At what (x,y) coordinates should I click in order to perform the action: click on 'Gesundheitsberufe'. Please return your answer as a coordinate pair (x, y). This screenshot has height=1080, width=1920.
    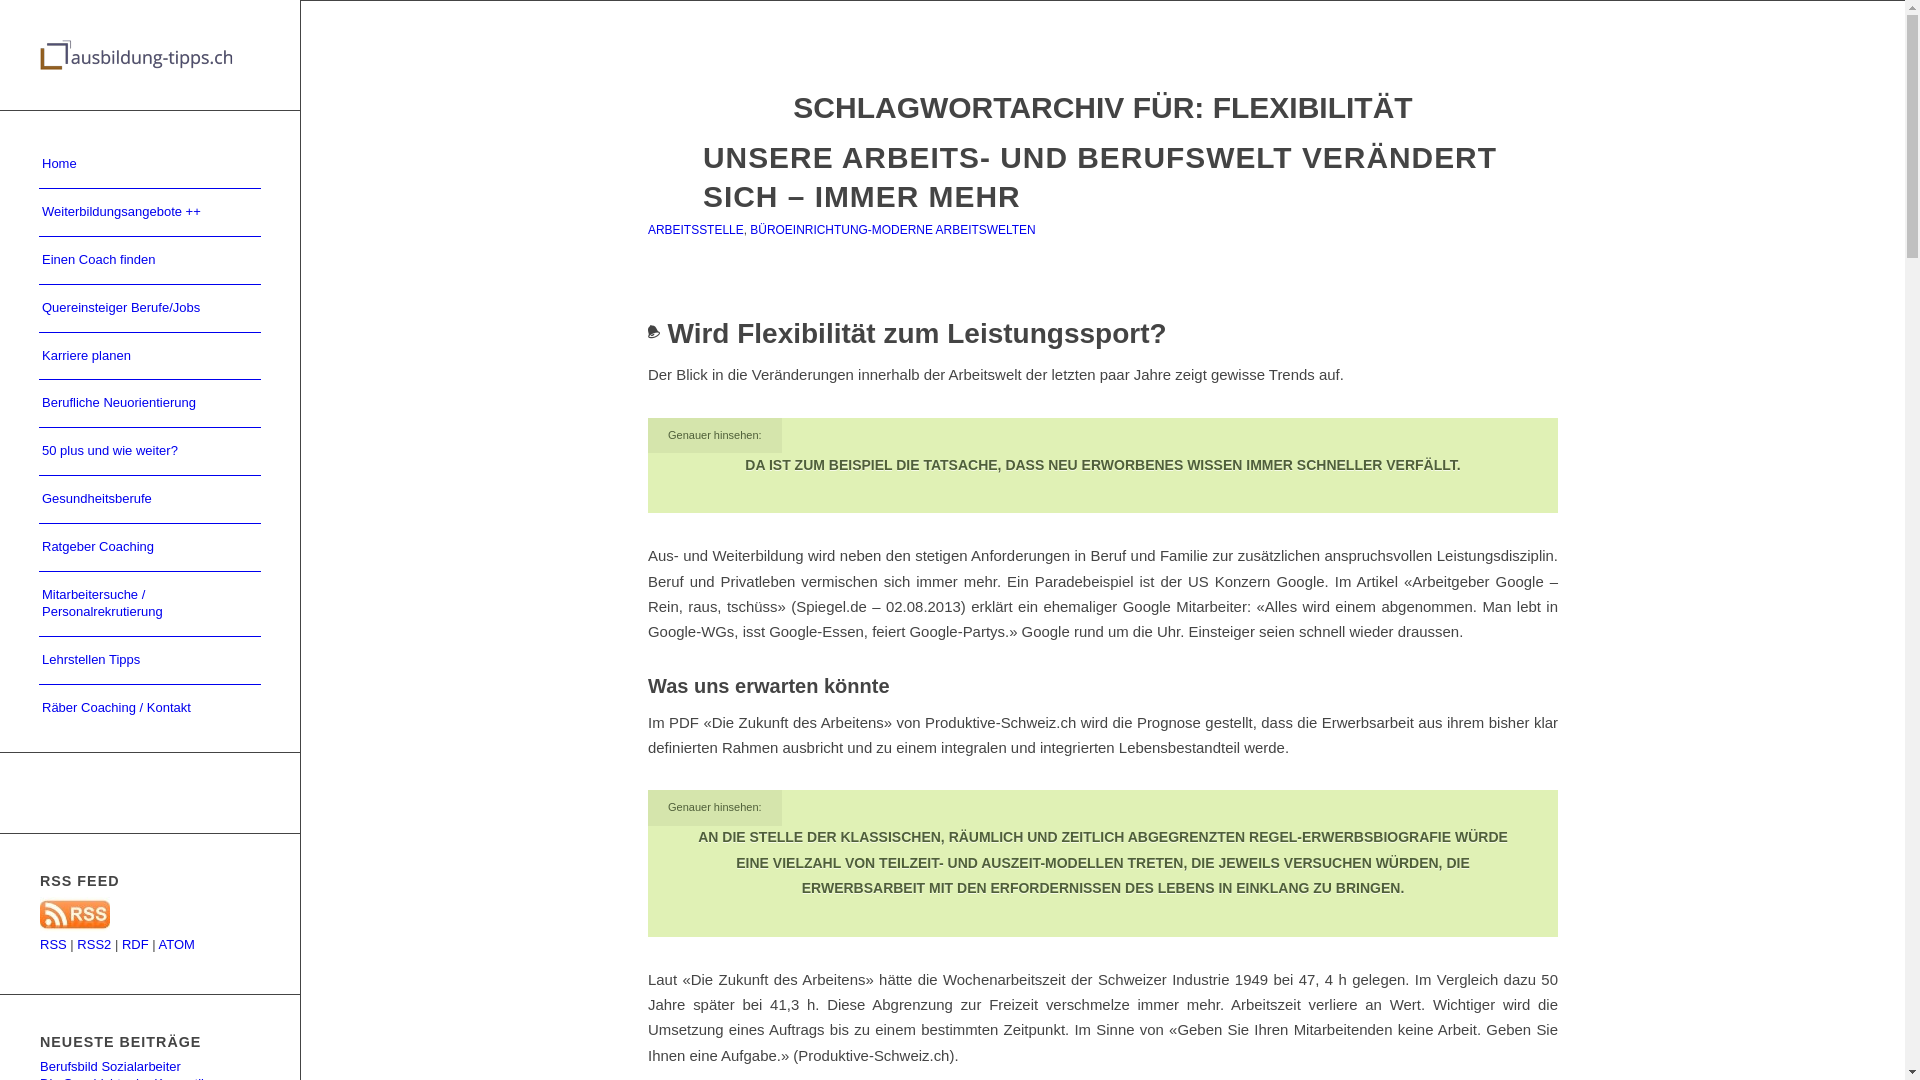
    Looking at the image, I should click on (148, 499).